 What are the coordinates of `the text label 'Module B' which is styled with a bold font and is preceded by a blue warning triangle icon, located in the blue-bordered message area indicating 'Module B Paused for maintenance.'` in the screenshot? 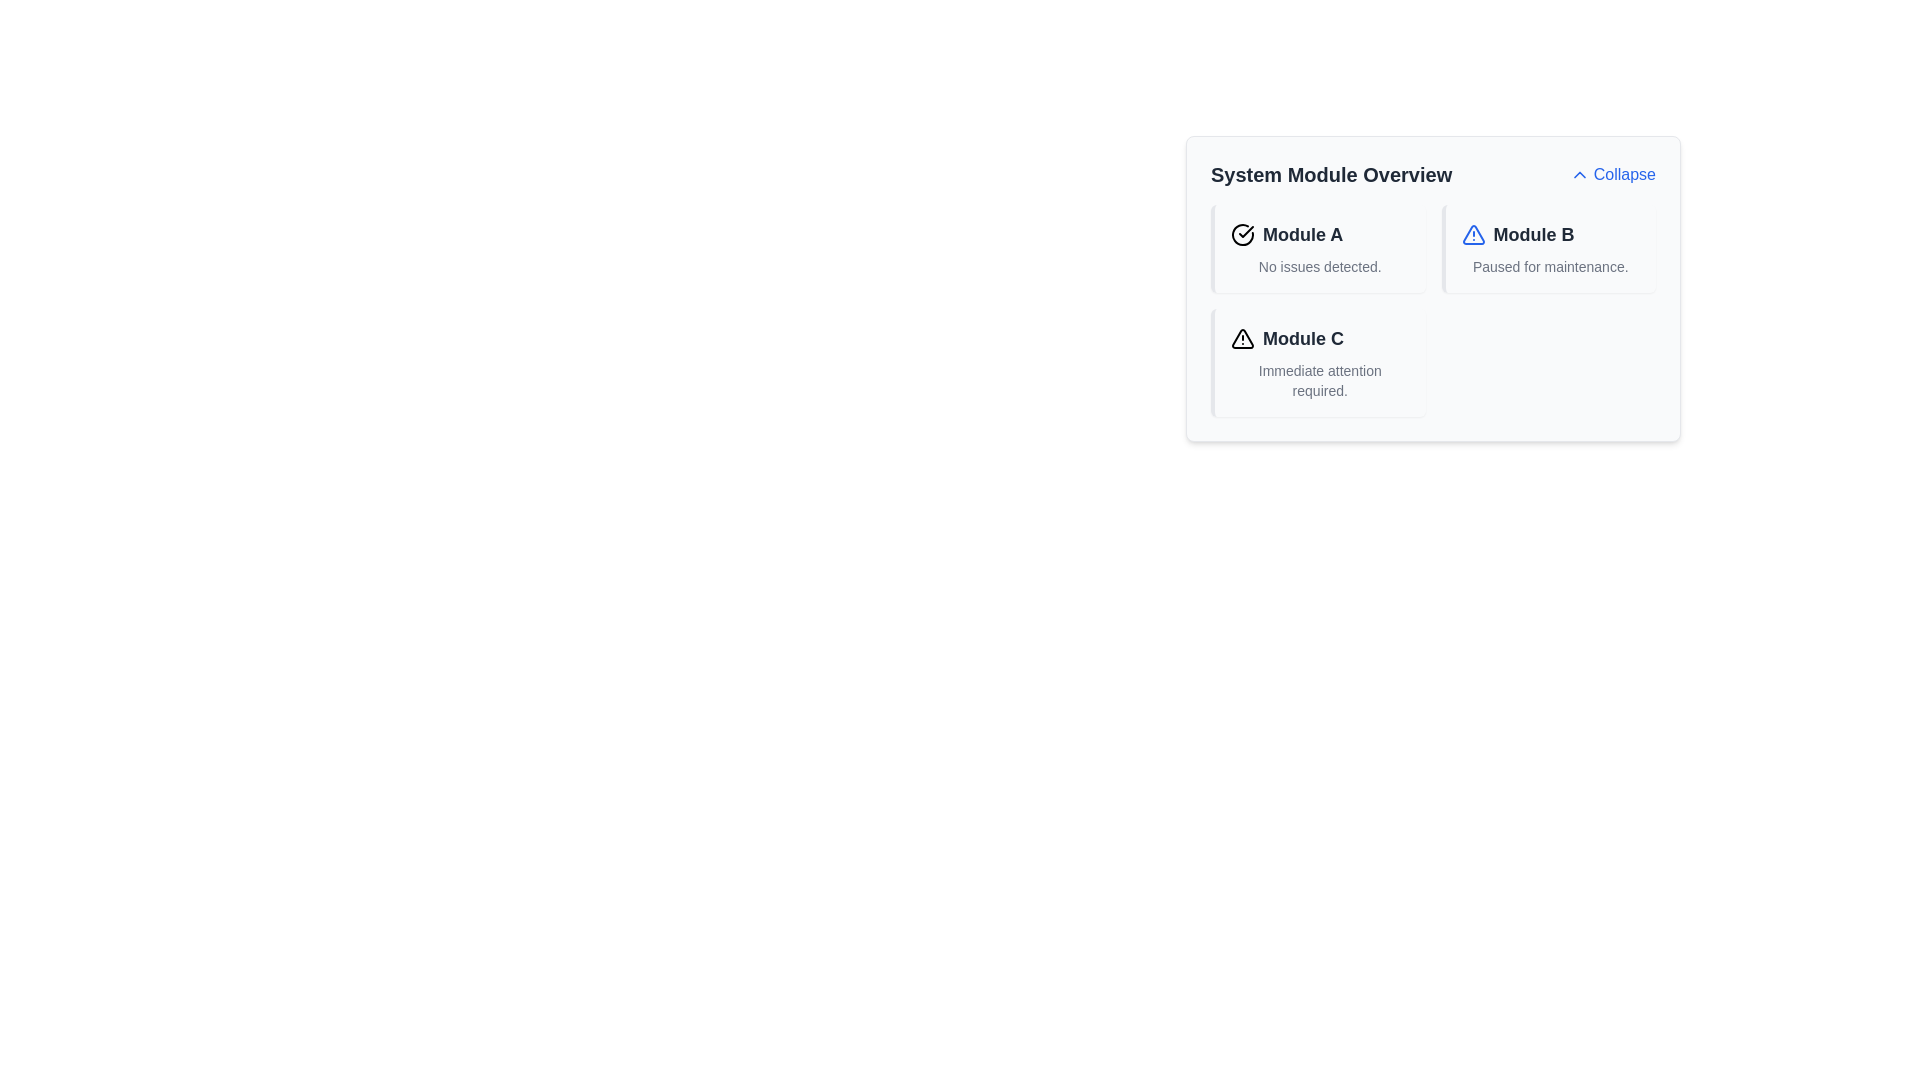 It's located at (1549, 234).